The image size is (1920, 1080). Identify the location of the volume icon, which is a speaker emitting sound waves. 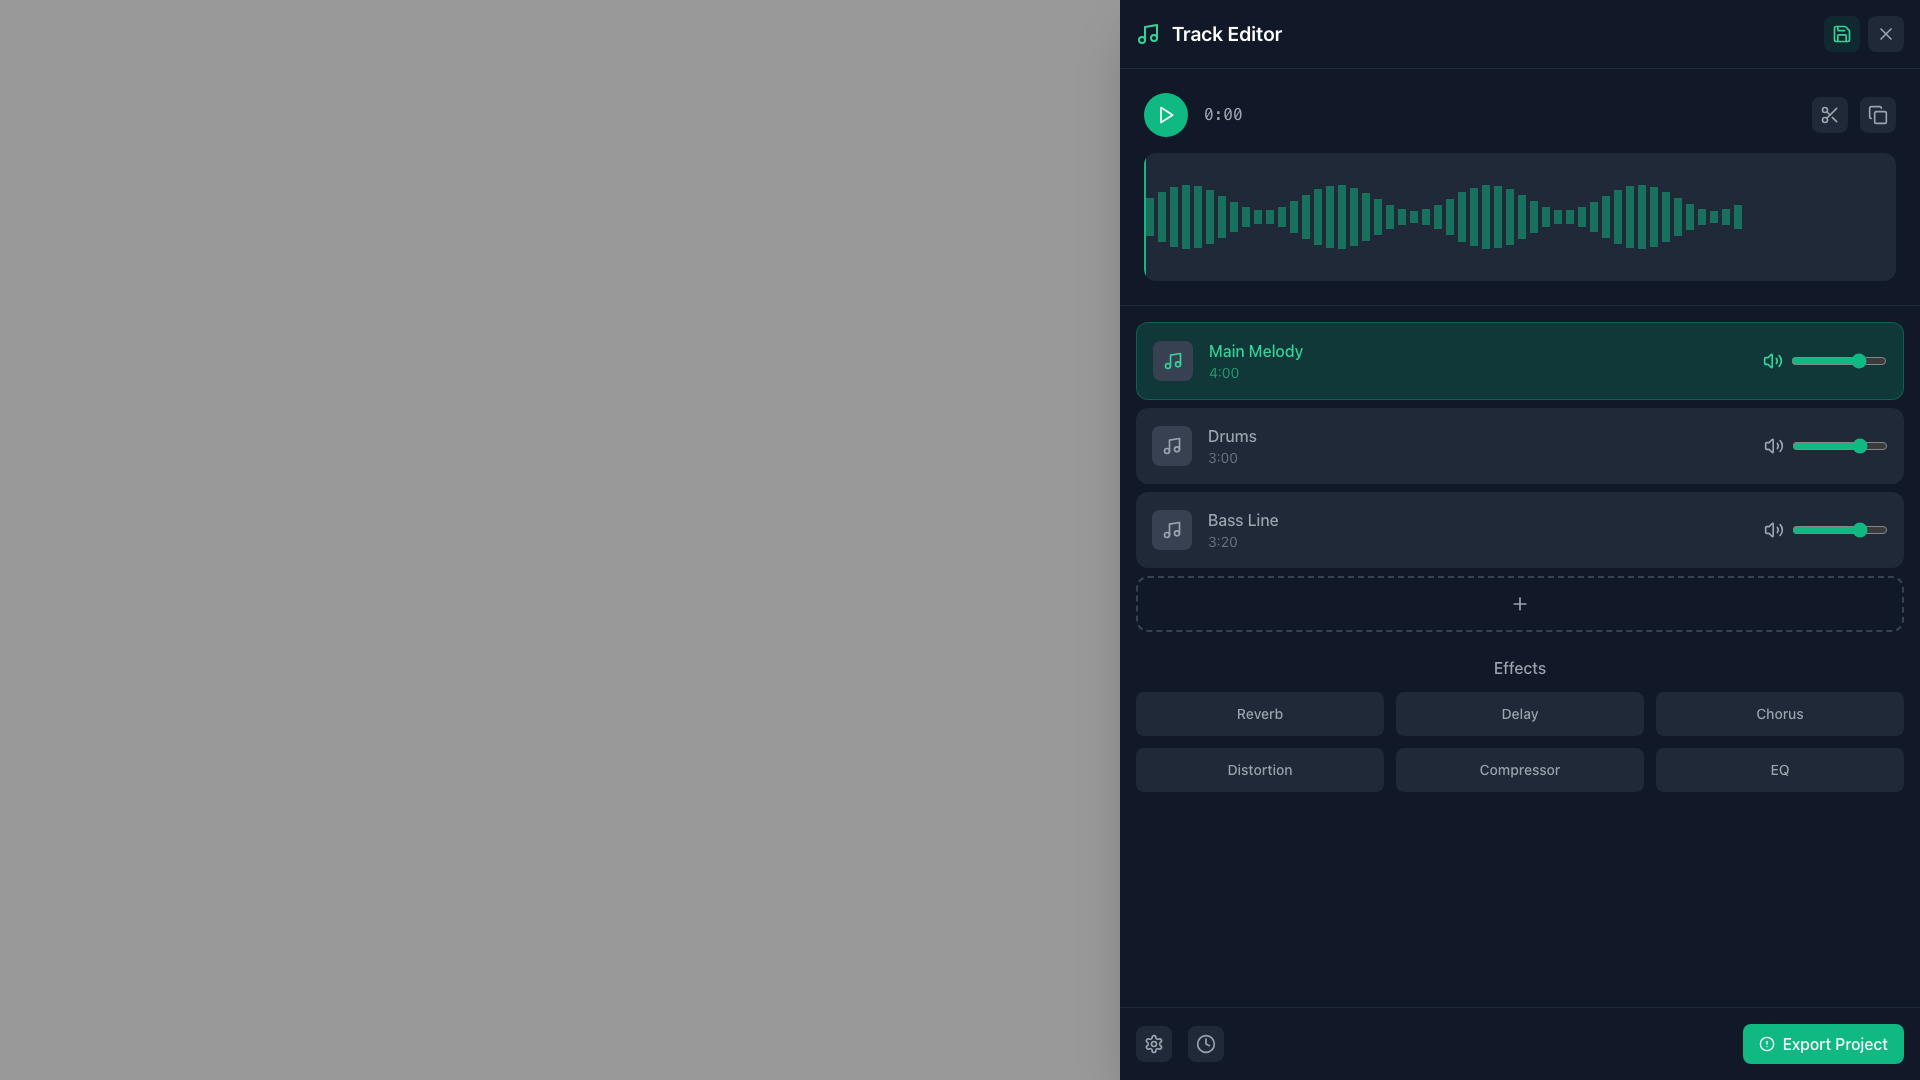
(1772, 361).